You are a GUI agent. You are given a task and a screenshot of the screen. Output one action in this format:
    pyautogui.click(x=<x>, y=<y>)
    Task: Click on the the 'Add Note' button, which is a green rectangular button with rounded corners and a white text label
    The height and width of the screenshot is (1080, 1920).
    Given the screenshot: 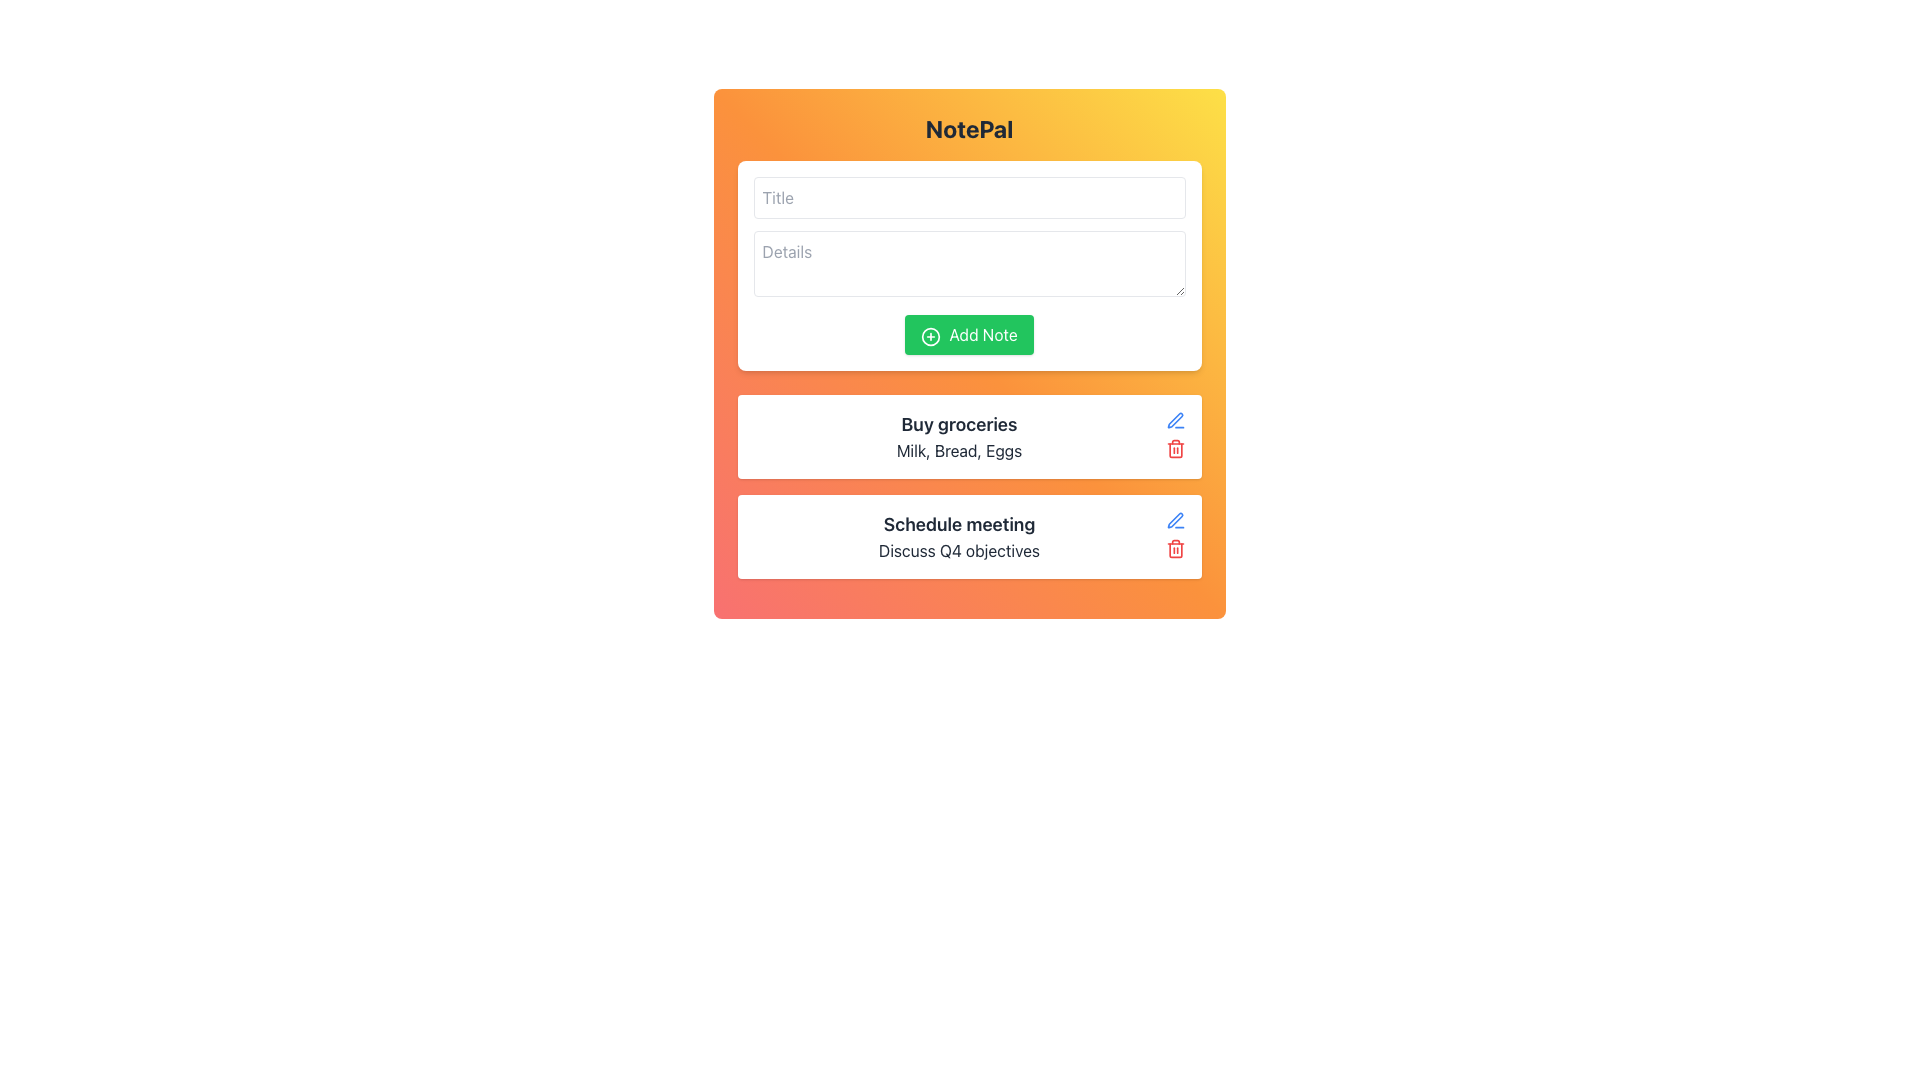 What is the action you would take?
    pyautogui.click(x=969, y=334)
    